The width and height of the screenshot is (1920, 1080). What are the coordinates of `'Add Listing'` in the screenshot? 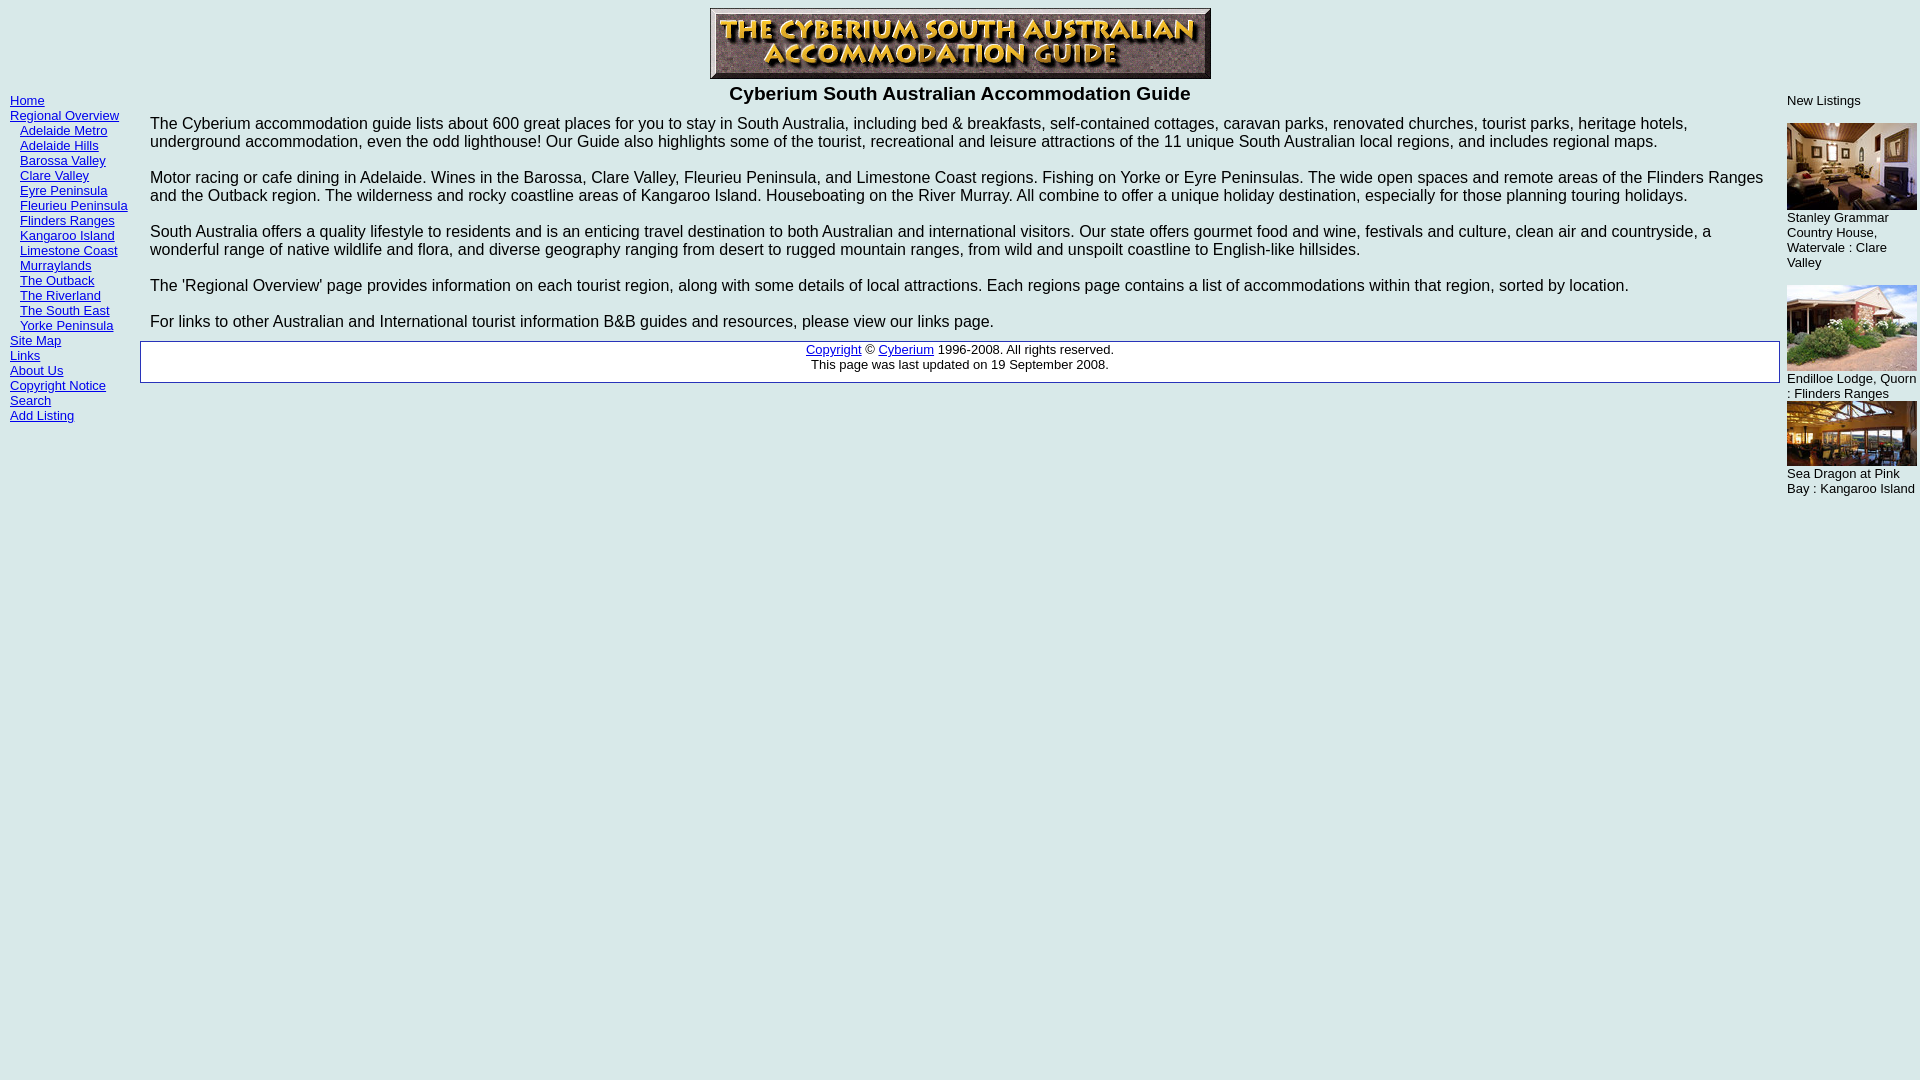 It's located at (42, 414).